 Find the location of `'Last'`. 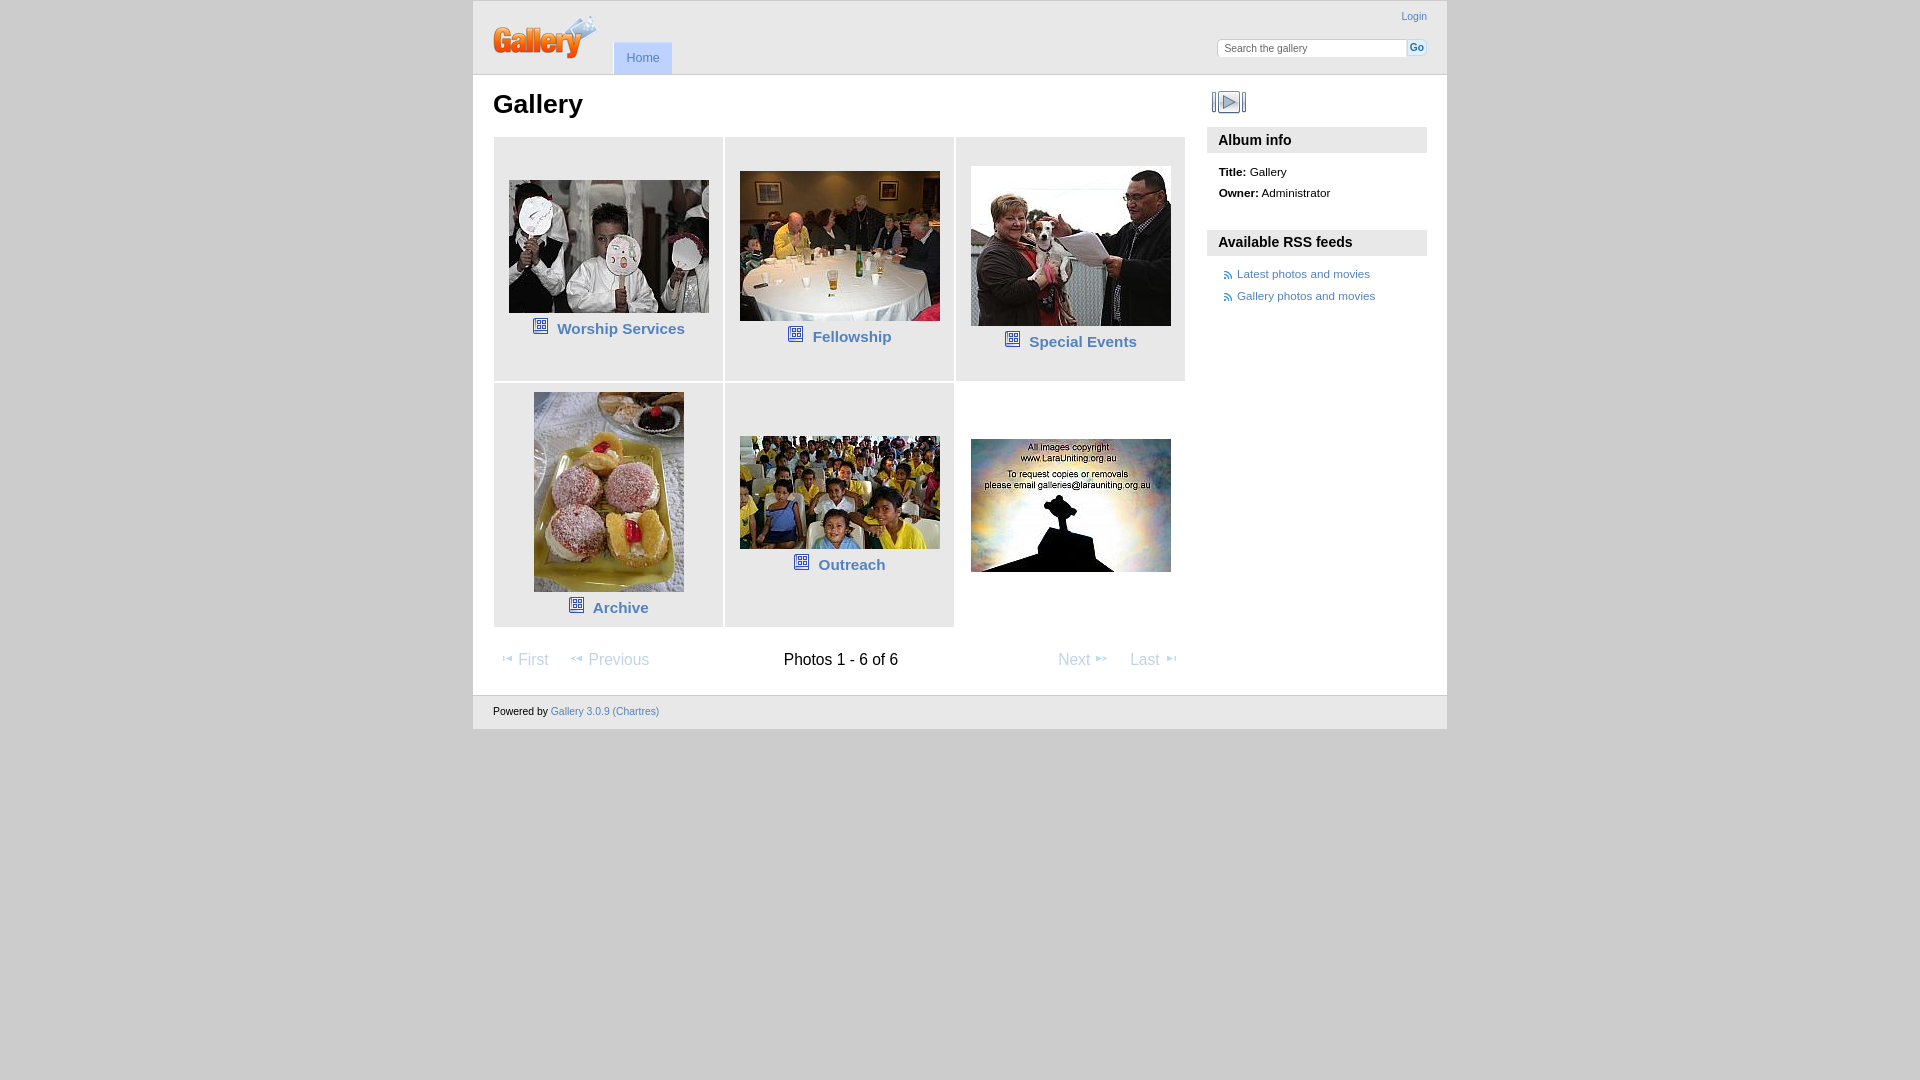

'Last' is located at coordinates (1154, 659).